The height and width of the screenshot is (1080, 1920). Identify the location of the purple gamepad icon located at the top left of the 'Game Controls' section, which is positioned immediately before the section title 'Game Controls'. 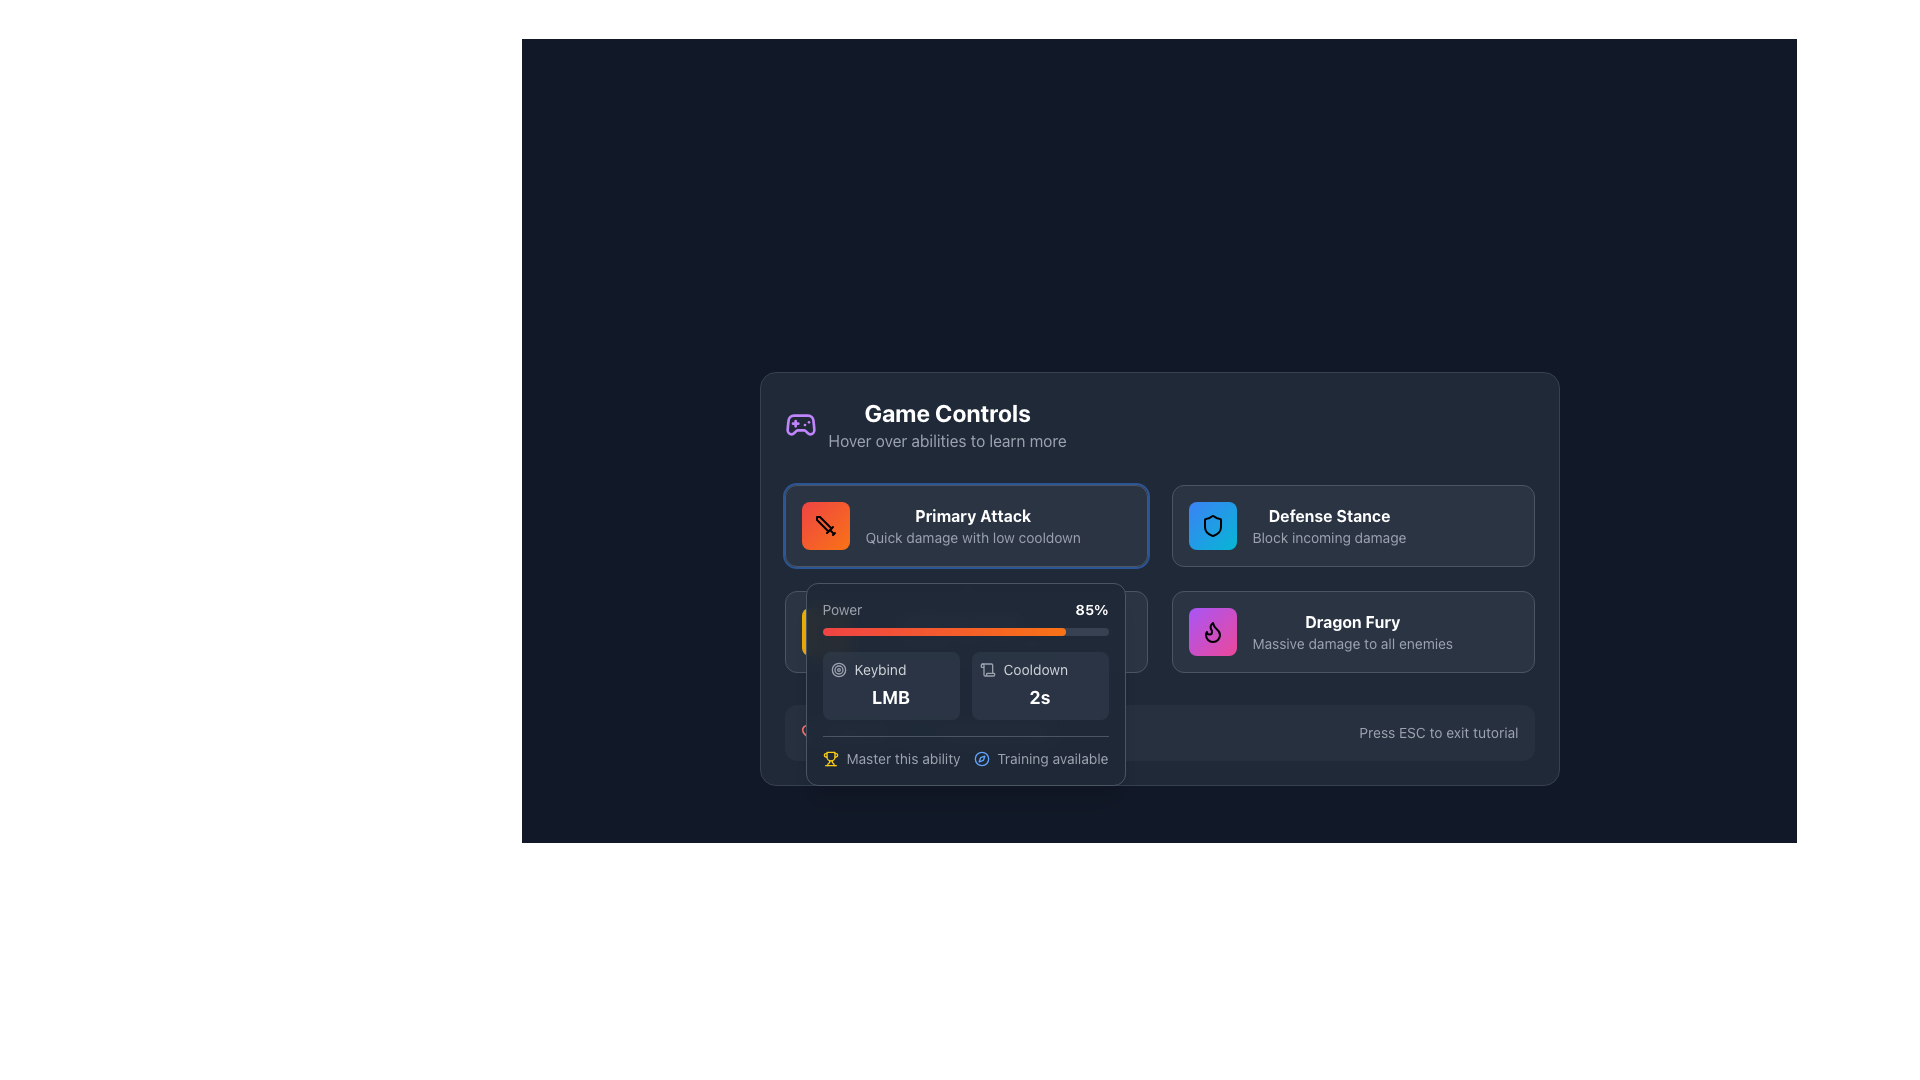
(800, 423).